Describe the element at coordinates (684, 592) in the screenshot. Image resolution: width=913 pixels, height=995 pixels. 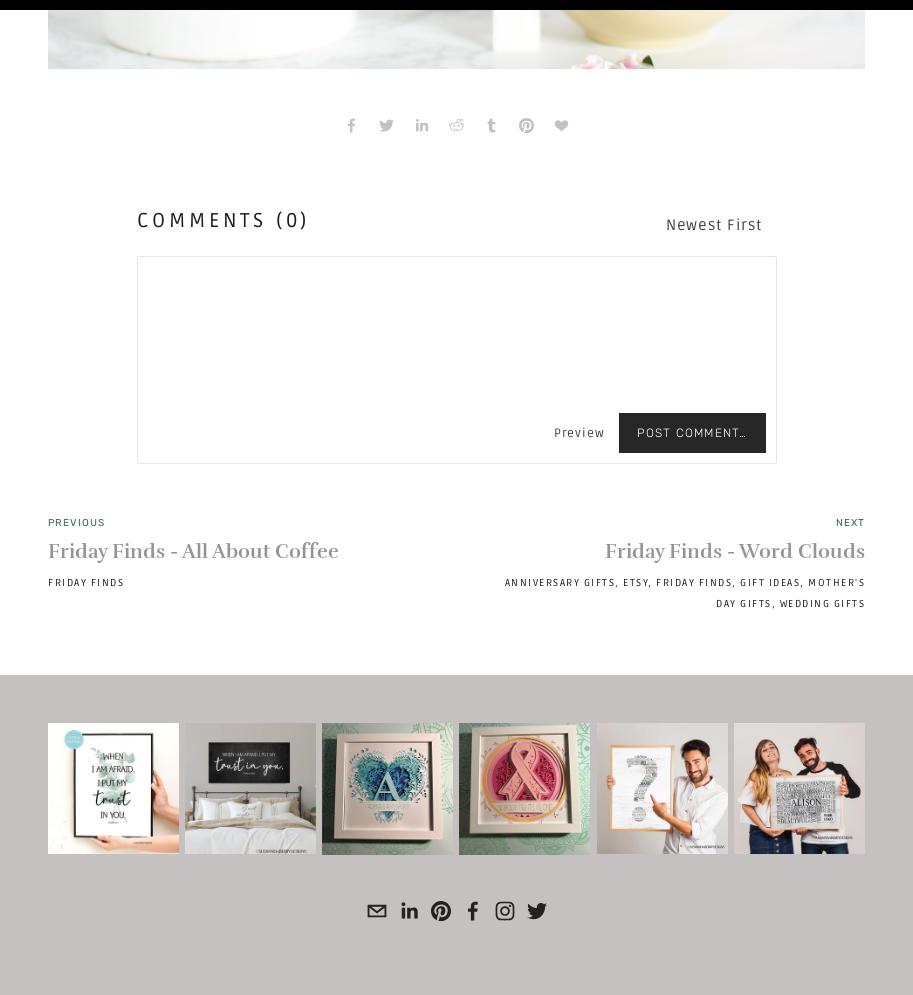
I see `'Anniversary Gifts, Etsy, Friday Finds, Gift Ideas, Mother's Day GIfts, Wedding GIfts'` at that location.